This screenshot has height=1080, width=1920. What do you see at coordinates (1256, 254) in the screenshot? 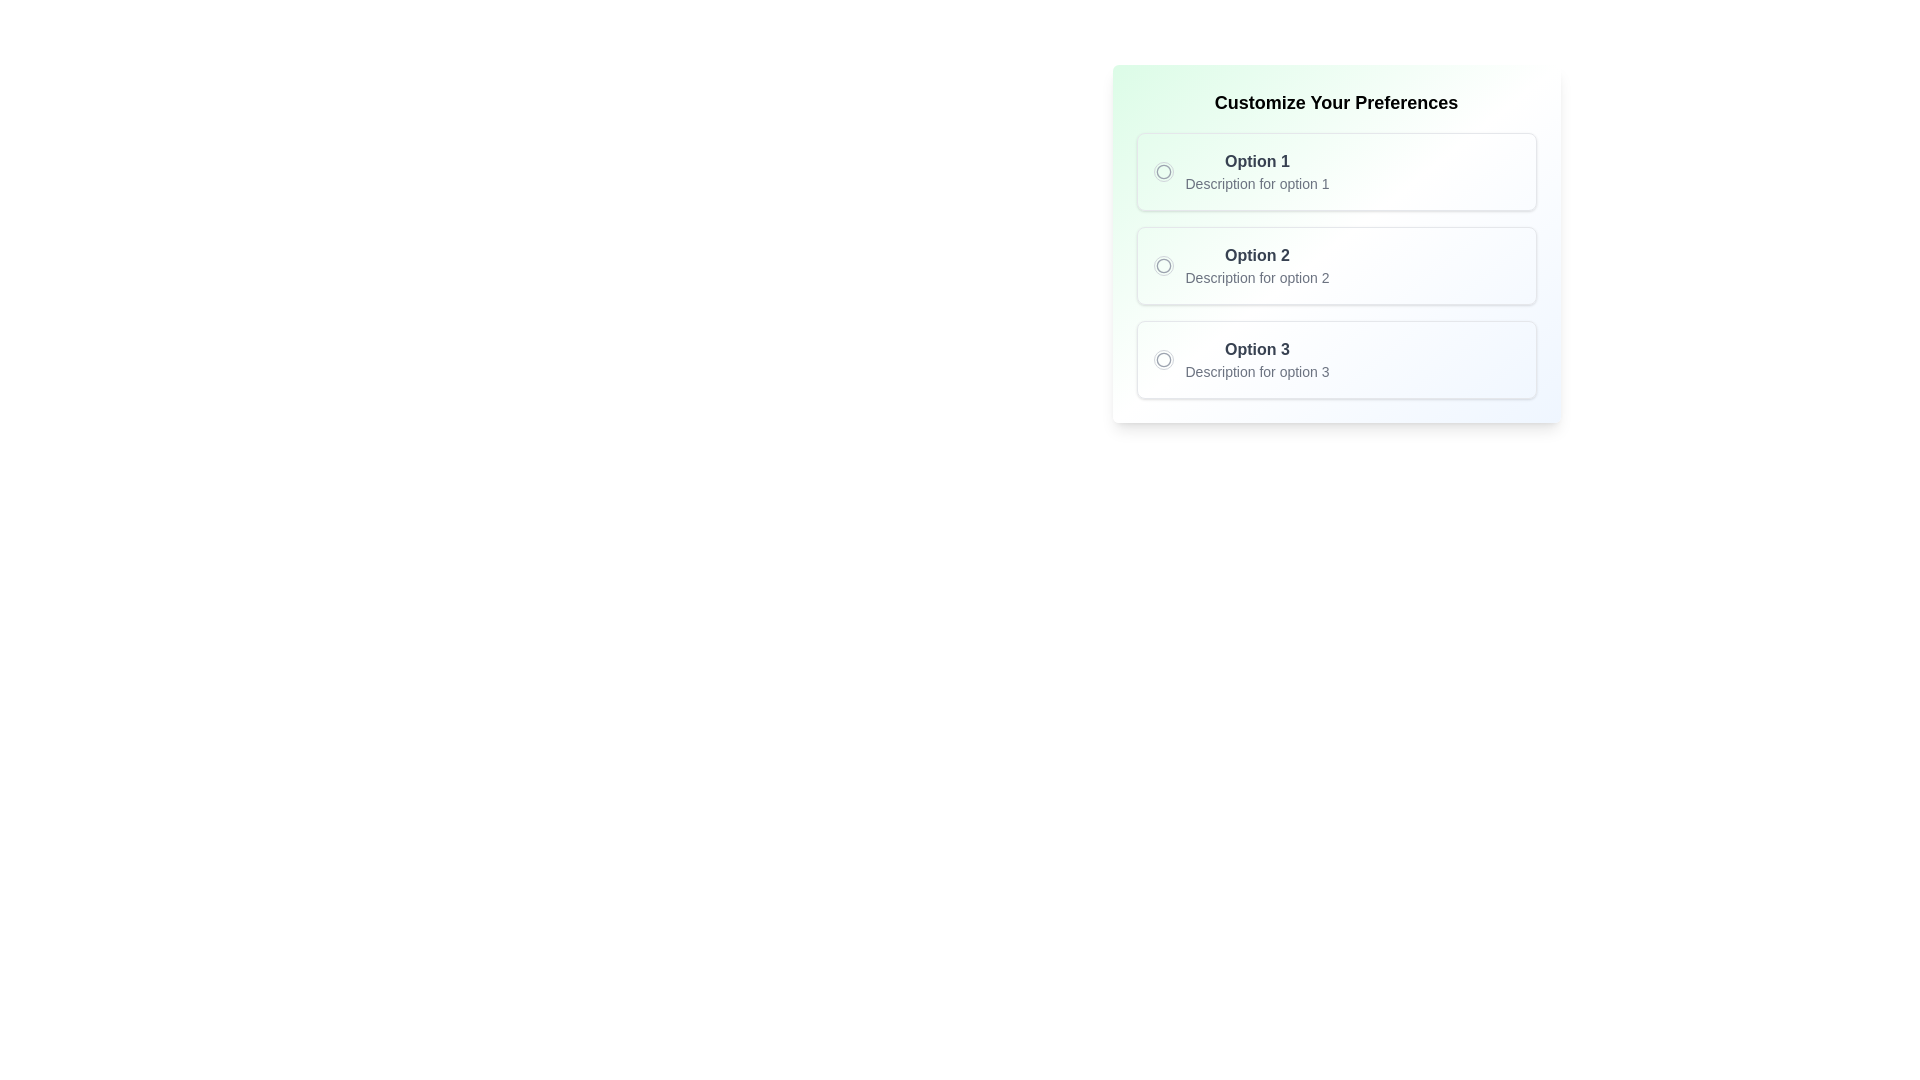
I see `the Text label that serves as a title for the second option in the user preference selection interface, positioned above the description for option 2` at bounding box center [1256, 254].